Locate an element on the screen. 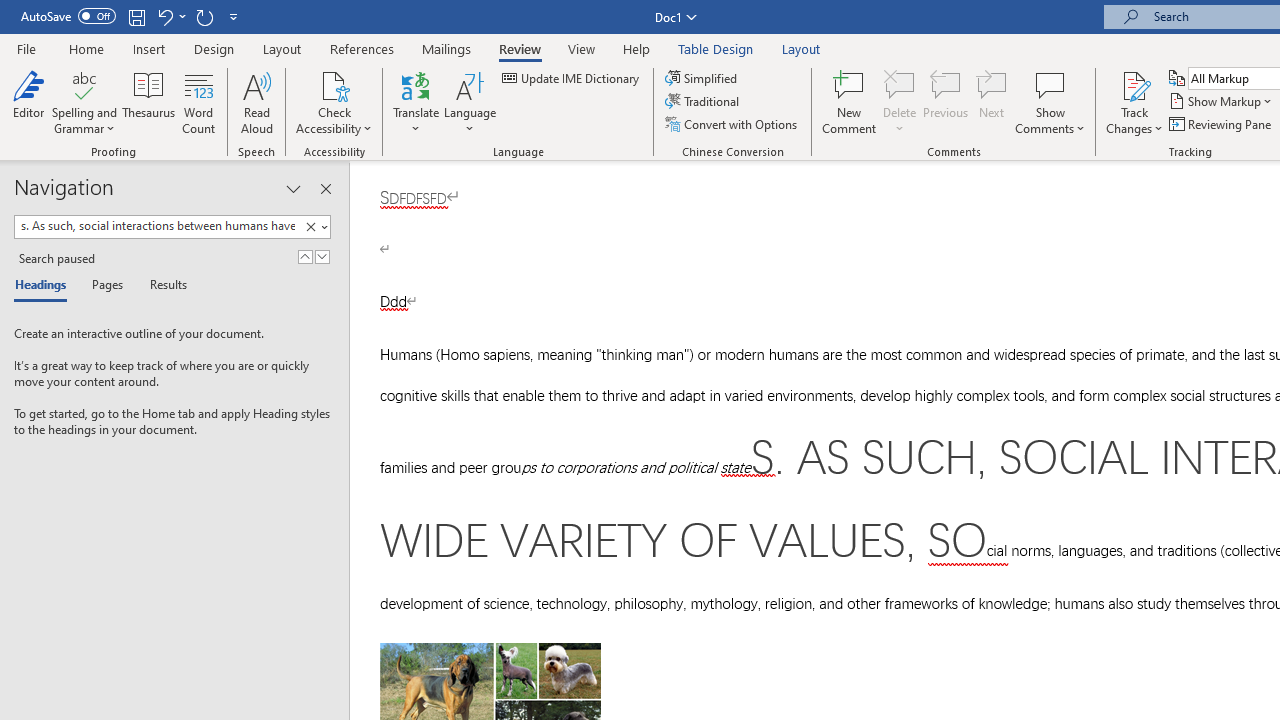 The width and height of the screenshot is (1280, 720). 'Language' is located at coordinates (469, 103).